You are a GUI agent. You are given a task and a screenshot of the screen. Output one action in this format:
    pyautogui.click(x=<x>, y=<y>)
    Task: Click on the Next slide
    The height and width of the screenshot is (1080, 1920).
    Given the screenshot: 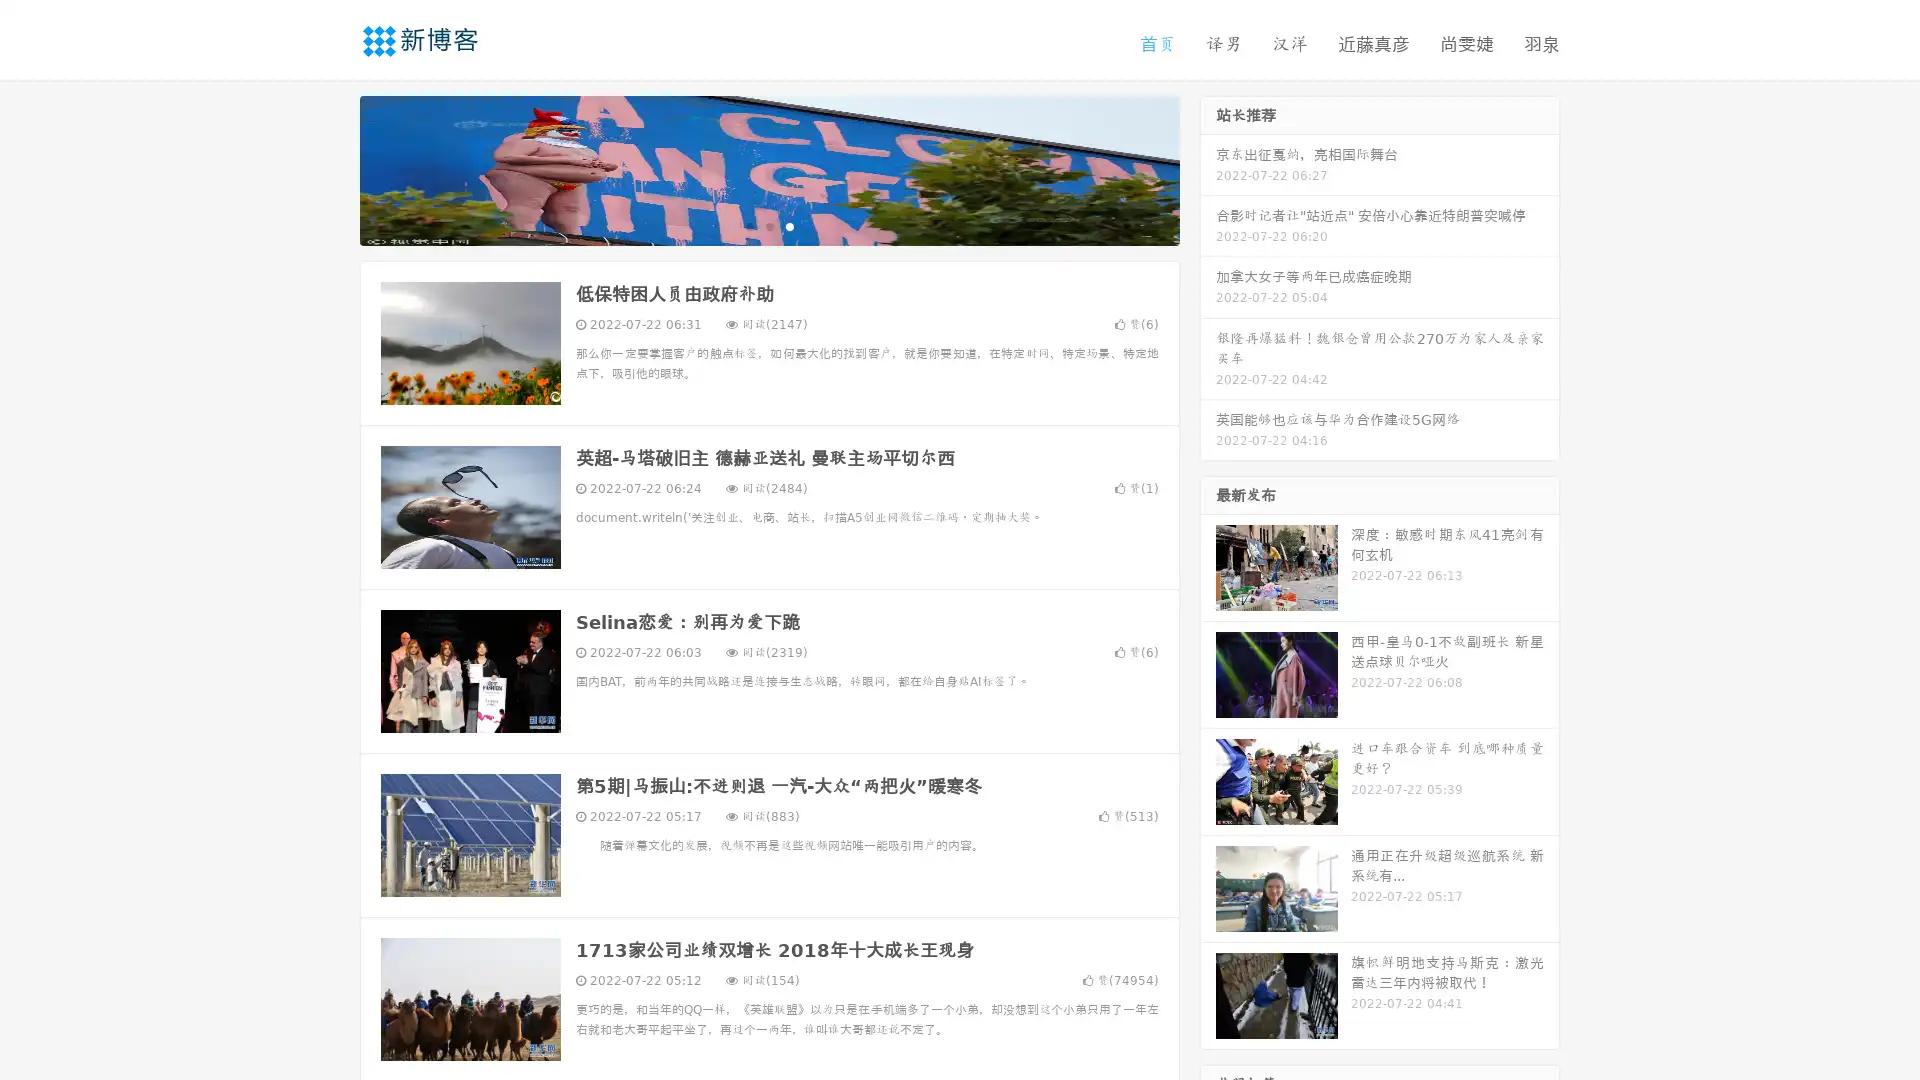 What is the action you would take?
    pyautogui.click(x=1208, y=168)
    